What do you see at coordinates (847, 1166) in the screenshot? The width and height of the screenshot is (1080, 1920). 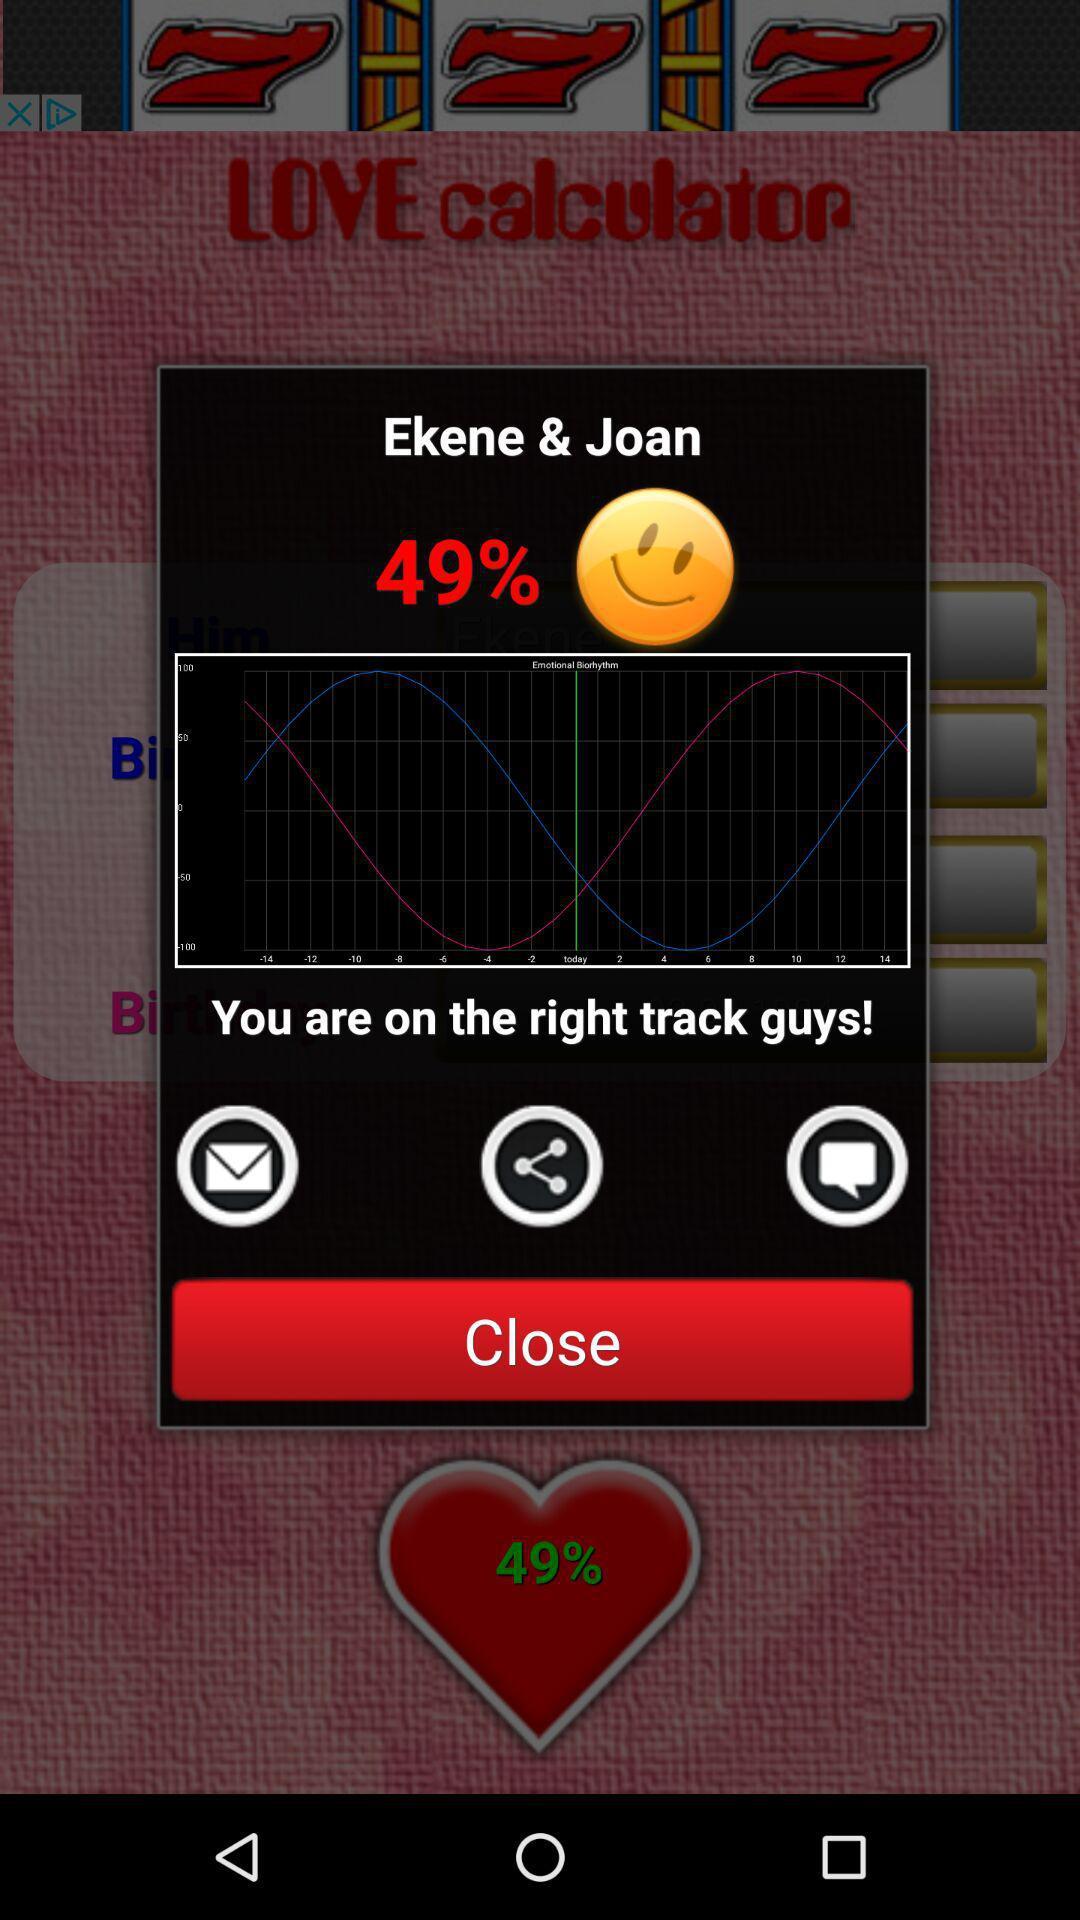 I see `message` at bounding box center [847, 1166].